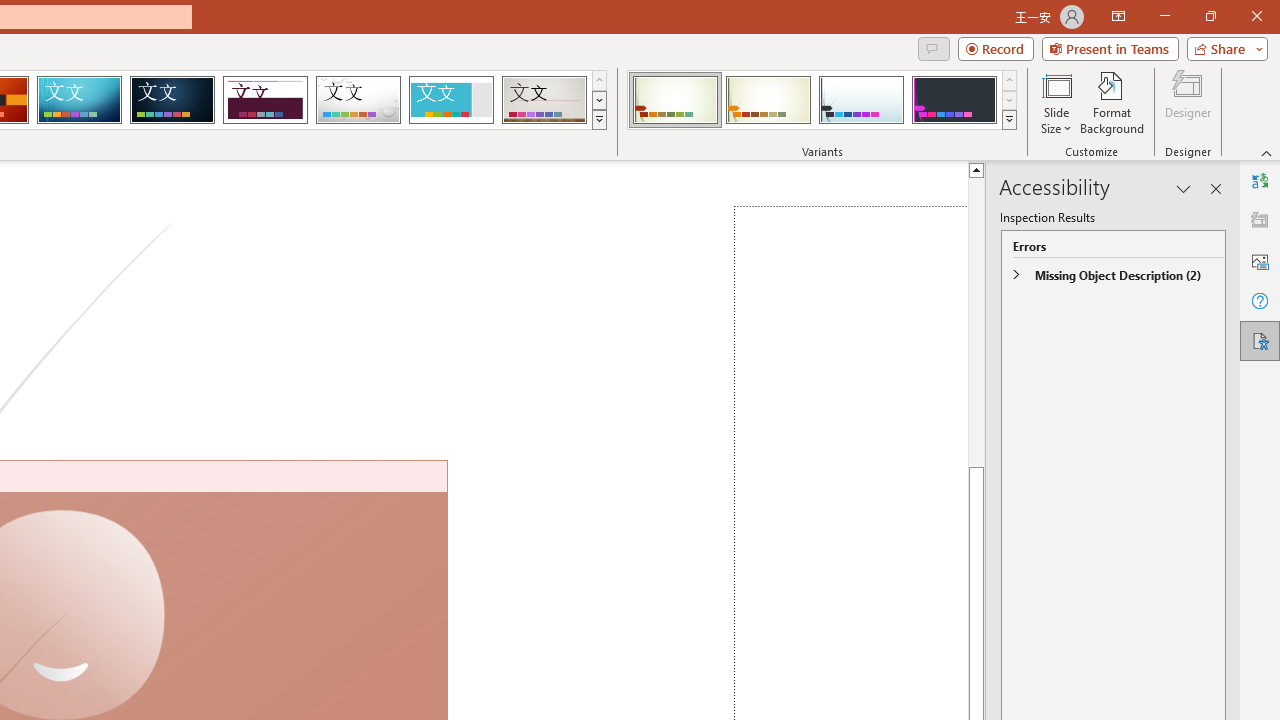  I want to click on 'Alt Text', so click(1259, 260).